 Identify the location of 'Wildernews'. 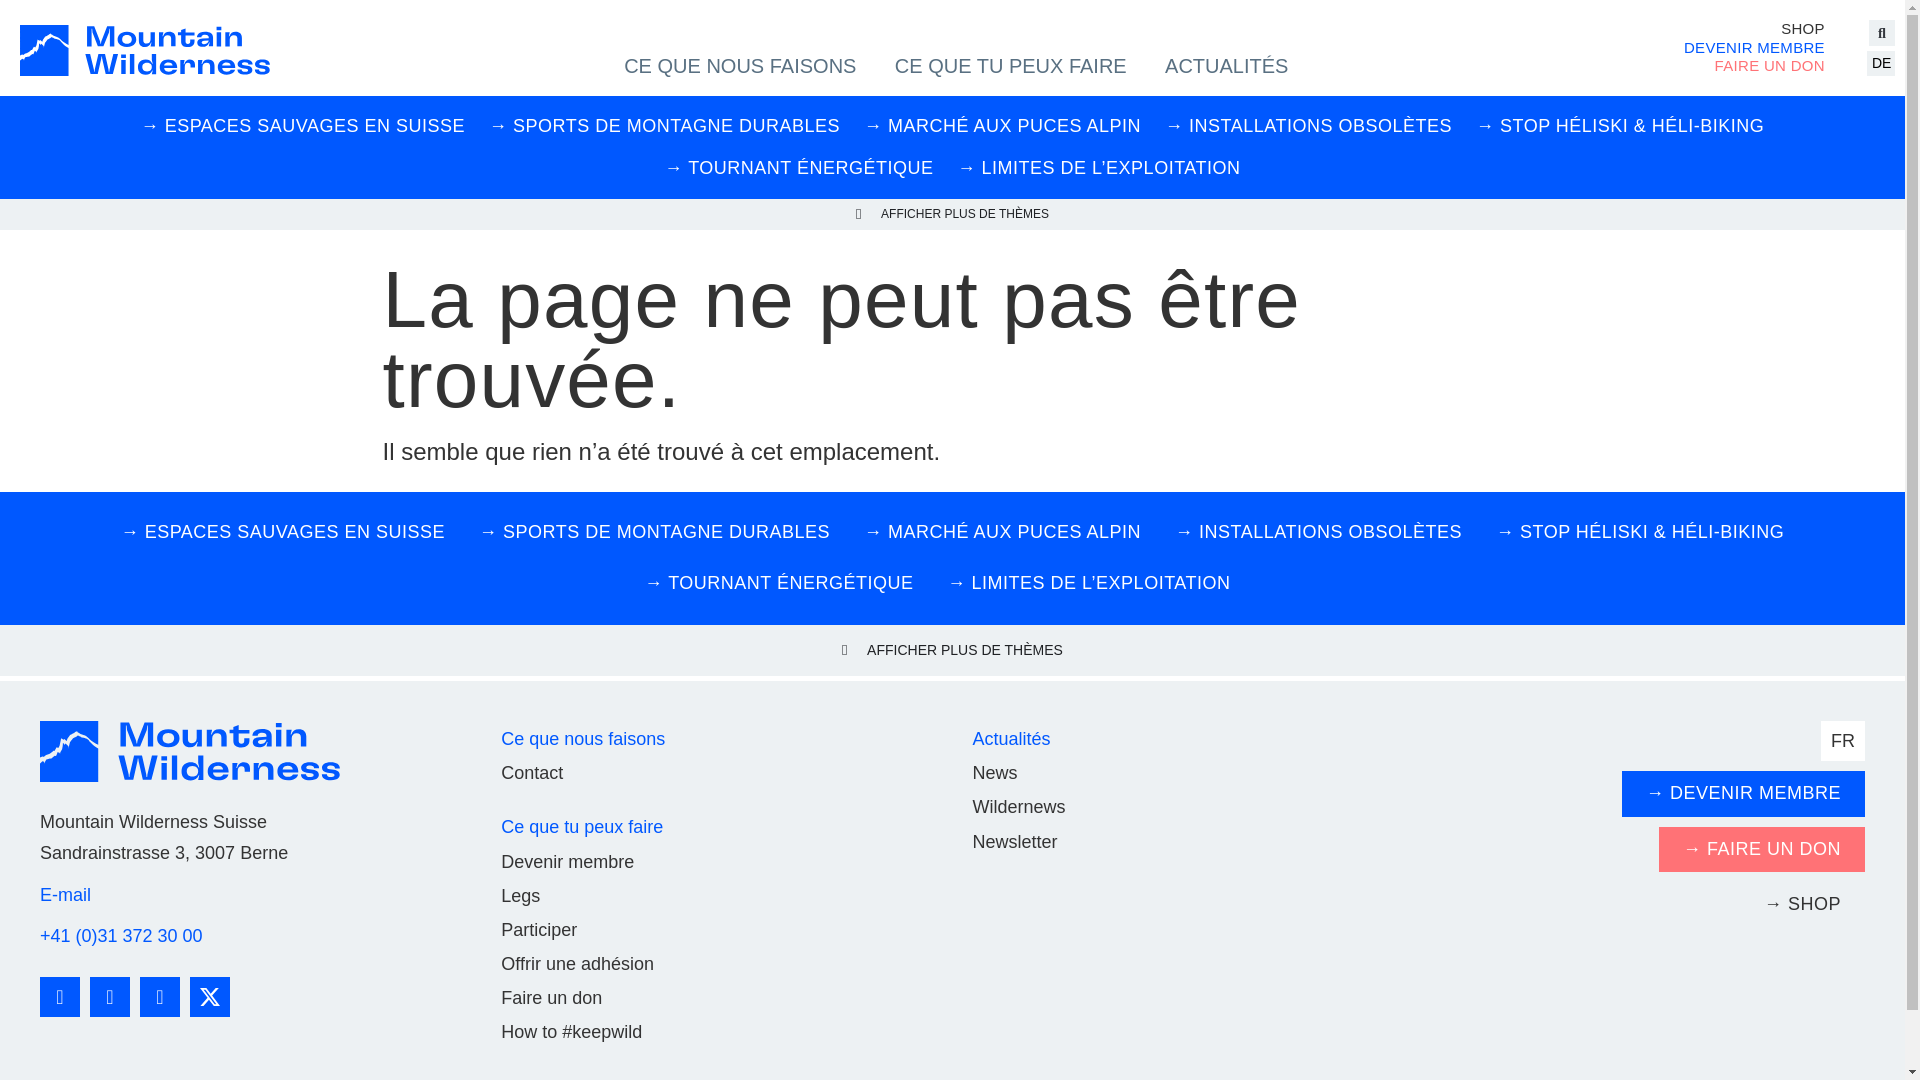
(1018, 805).